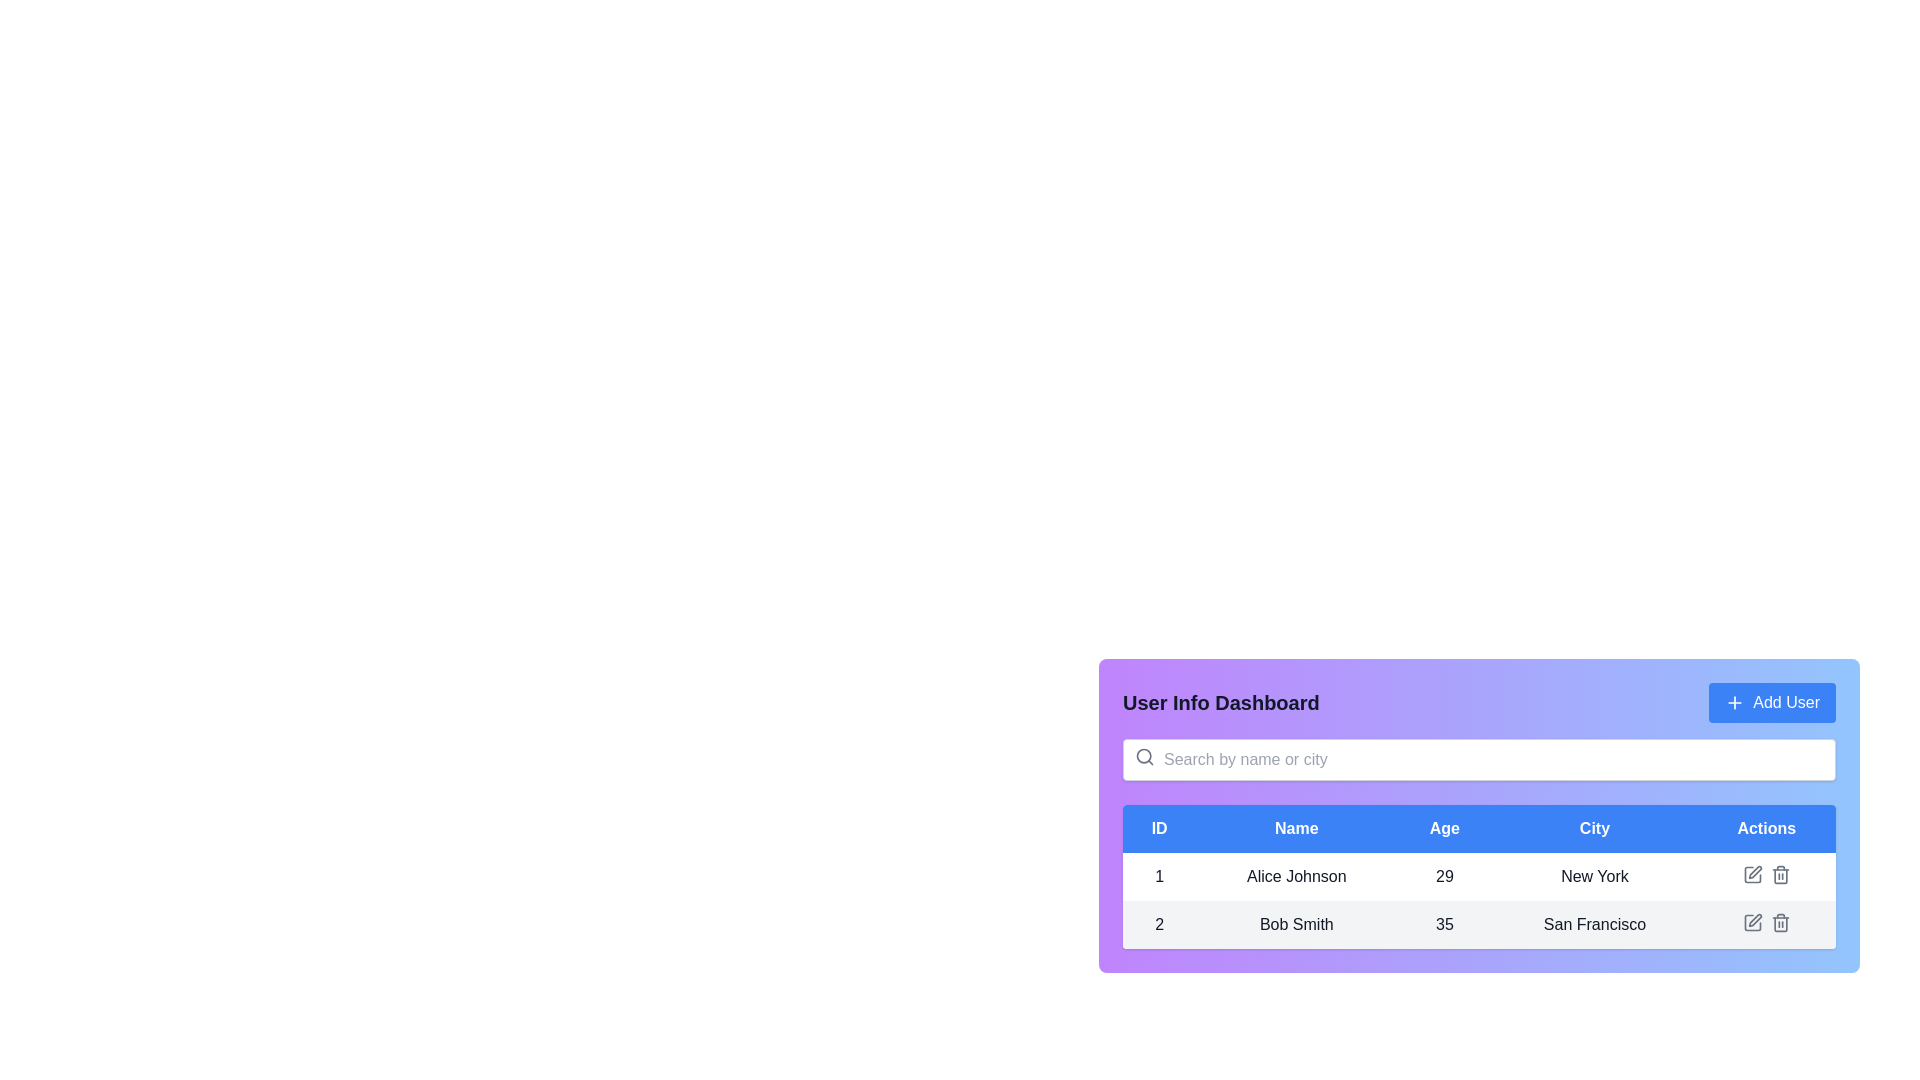 This screenshot has height=1080, width=1920. What do you see at coordinates (1754, 871) in the screenshot?
I see `the gray pen icon in the 'Actions' column of the second row of the user information table` at bounding box center [1754, 871].